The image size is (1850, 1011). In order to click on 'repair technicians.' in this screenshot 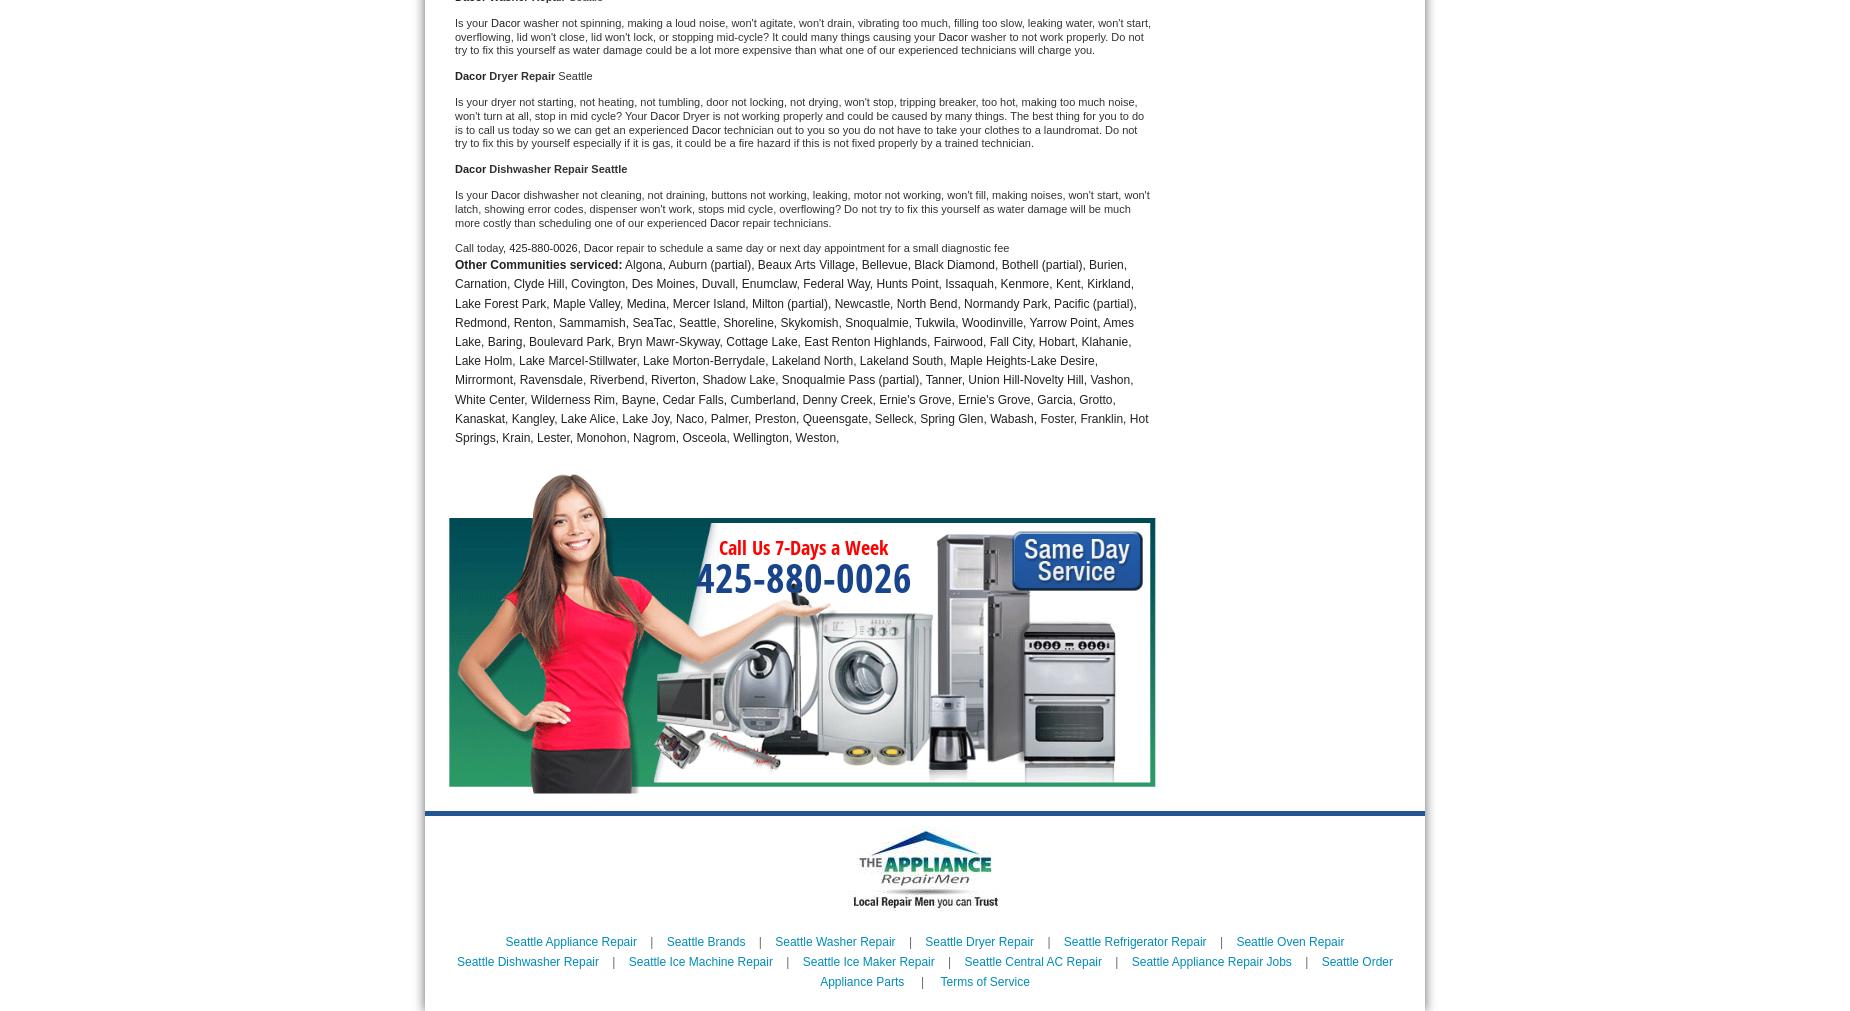, I will do `click(787, 222)`.